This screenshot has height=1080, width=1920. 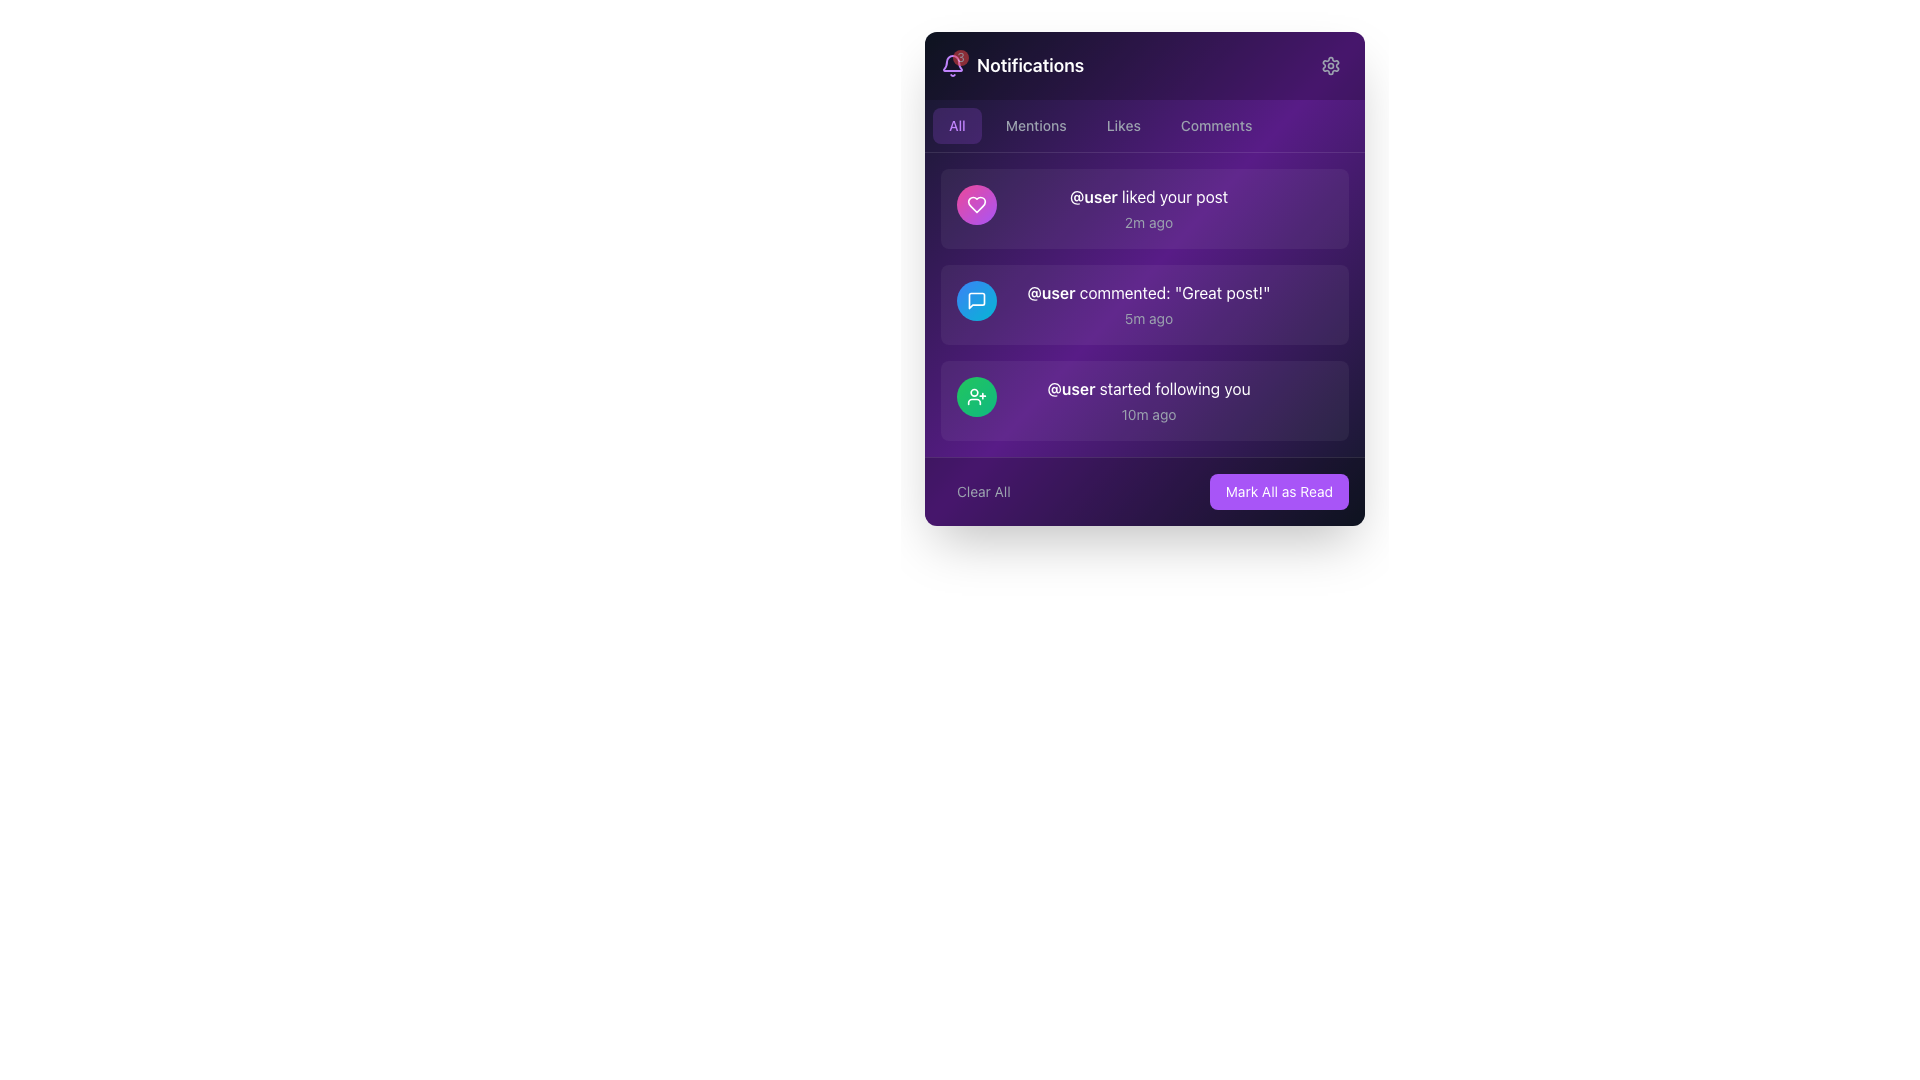 What do you see at coordinates (1148, 389) in the screenshot?
I see `the notification message text label that informs the user about a new follower '@user', located in the lower part of the notification card` at bounding box center [1148, 389].